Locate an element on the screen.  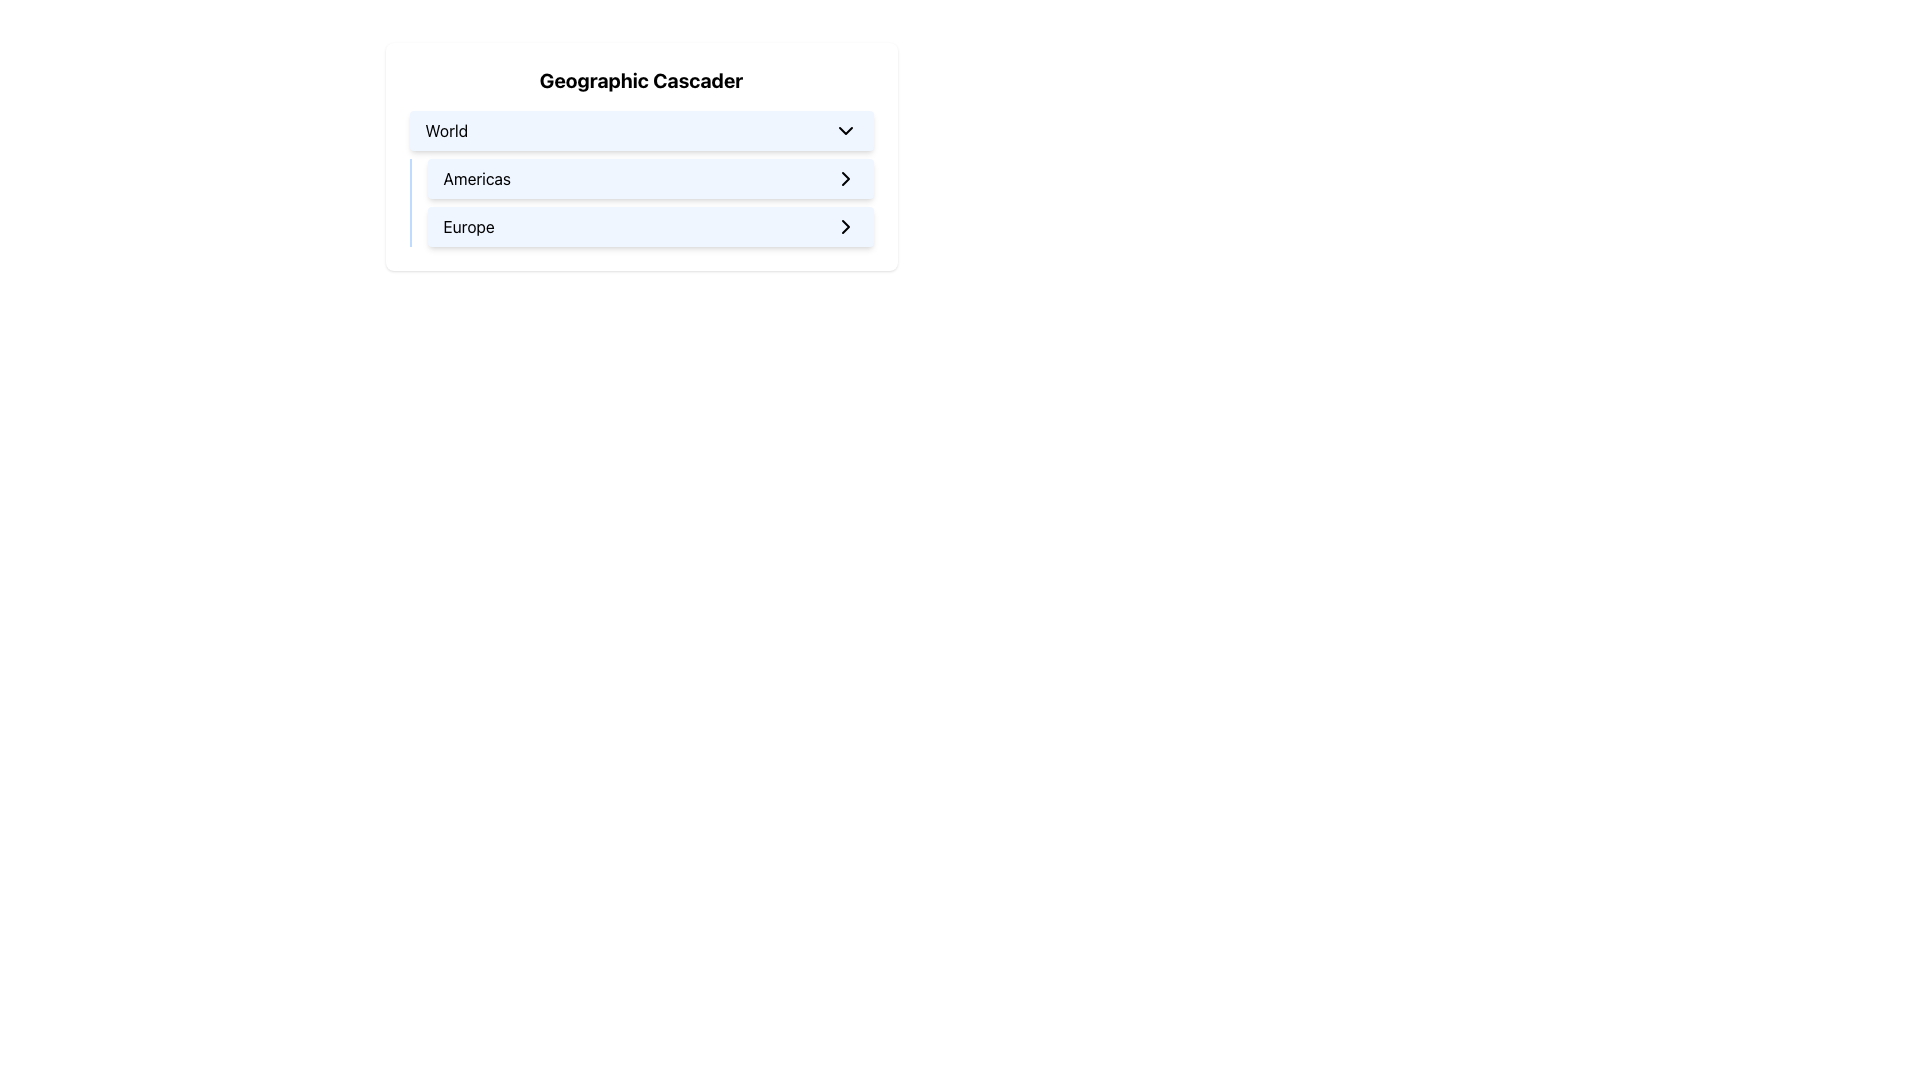
label of the Text Display titled 'Geographic Cascader', which is a bold, large text positioned at the top of its section is located at coordinates (641, 80).